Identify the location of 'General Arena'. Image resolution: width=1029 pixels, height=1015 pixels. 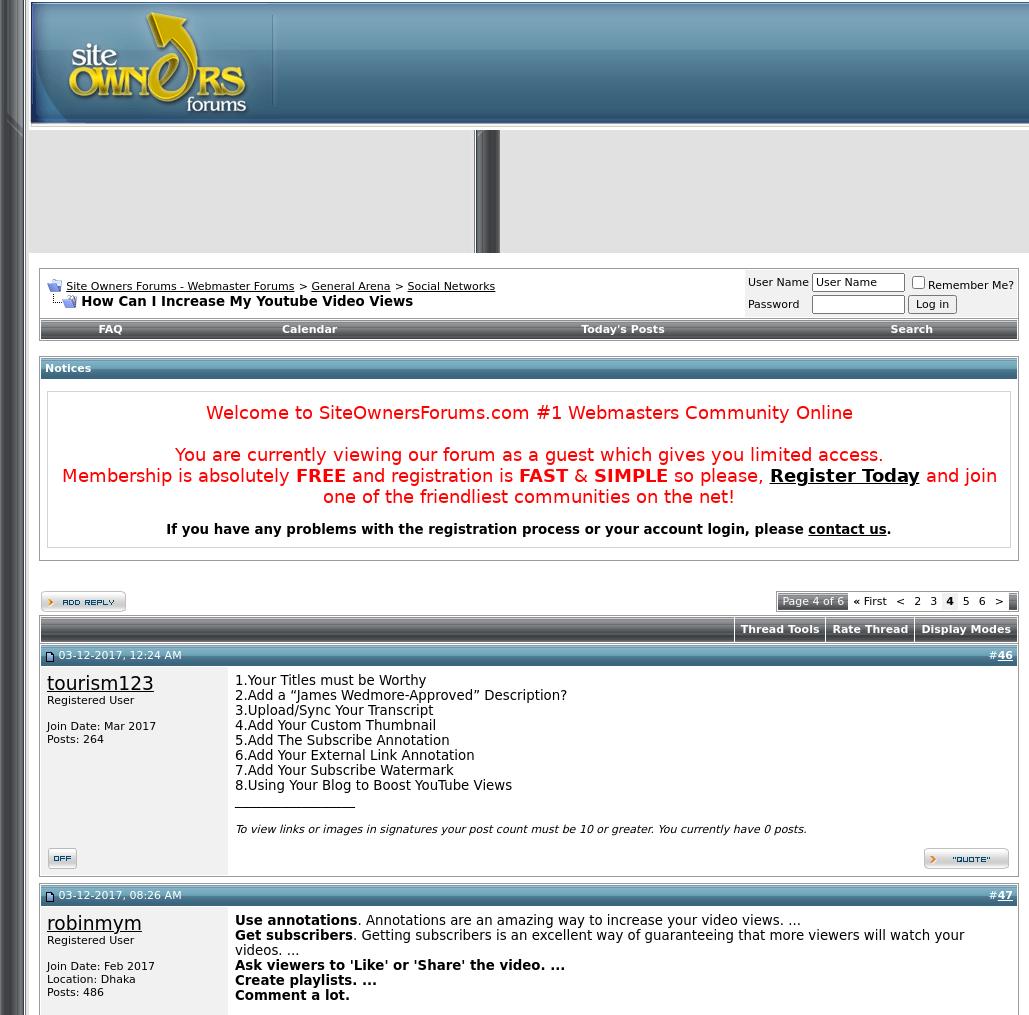
(350, 285).